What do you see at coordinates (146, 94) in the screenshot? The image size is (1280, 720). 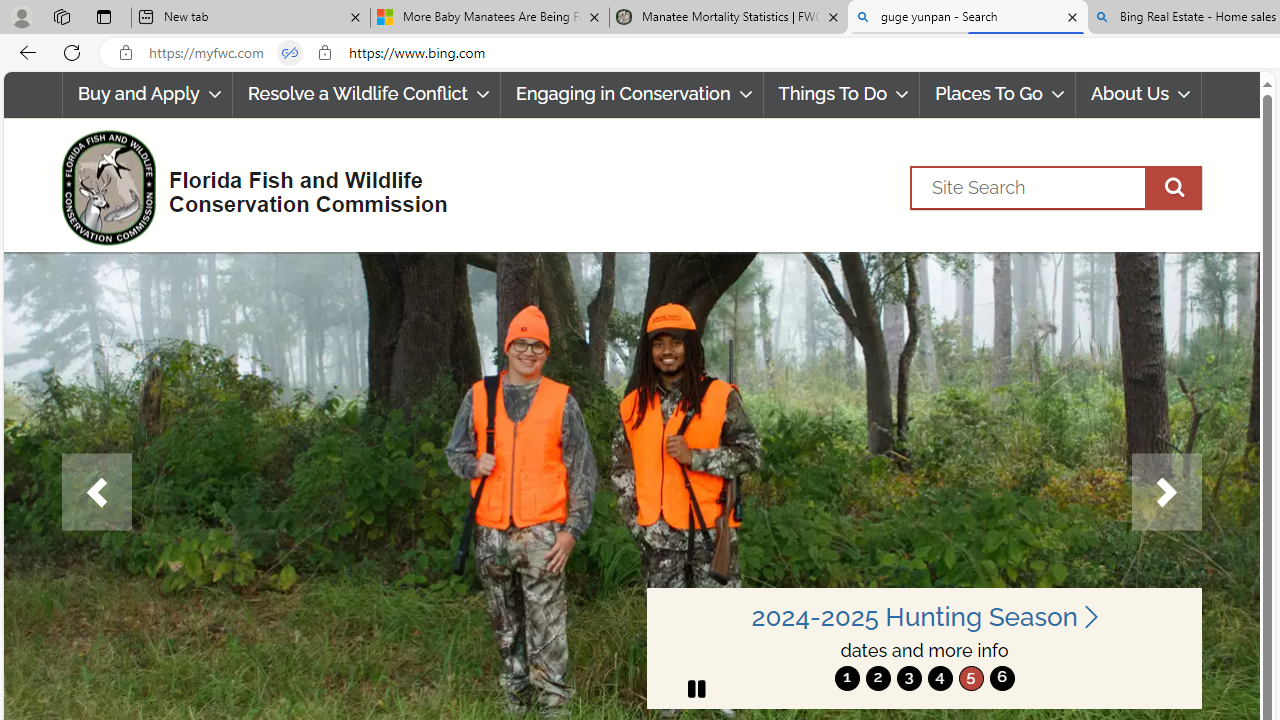 I see `'Buy and Apply'` at bounding box center [146, 94].